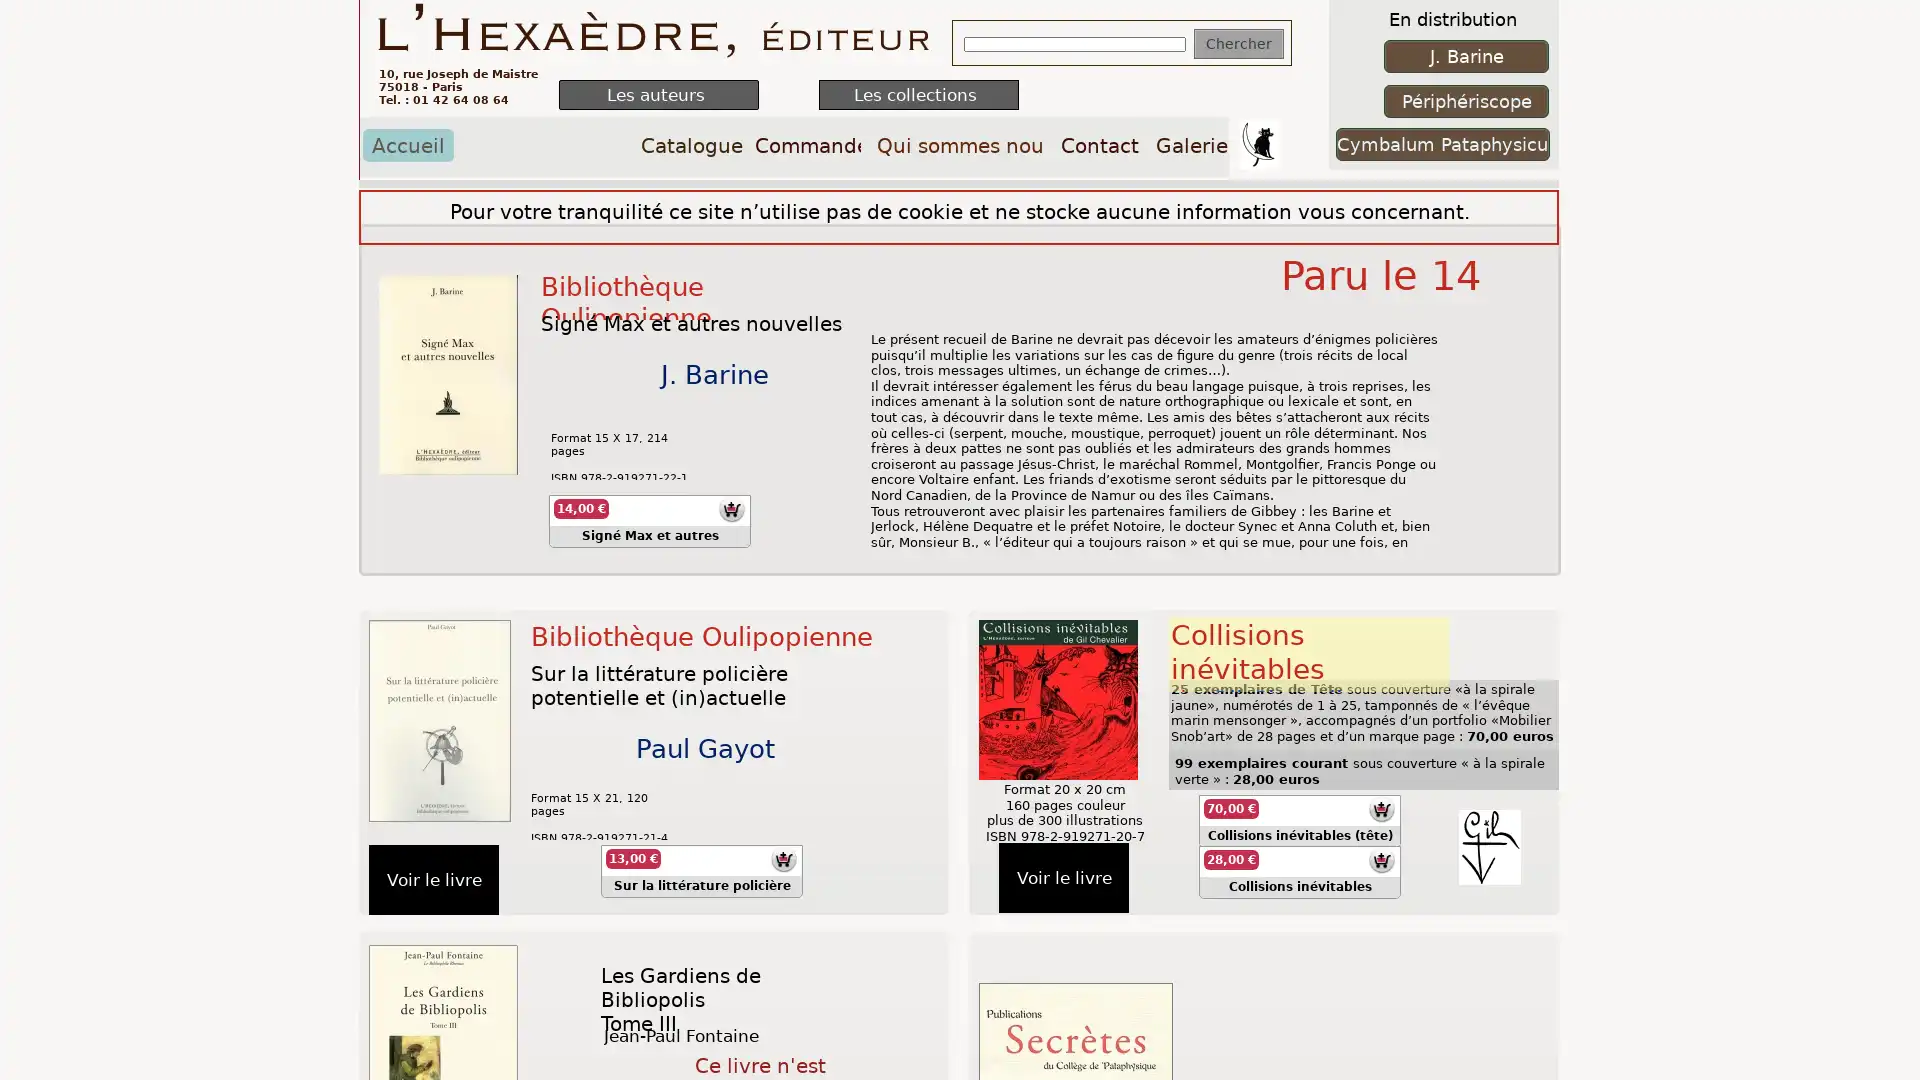 This screenshot has height=1080, width=1920. What do you see at coordinates (1237, 43) in the screenshot?
I see `Chercher` at bounding box center [1237, 43].